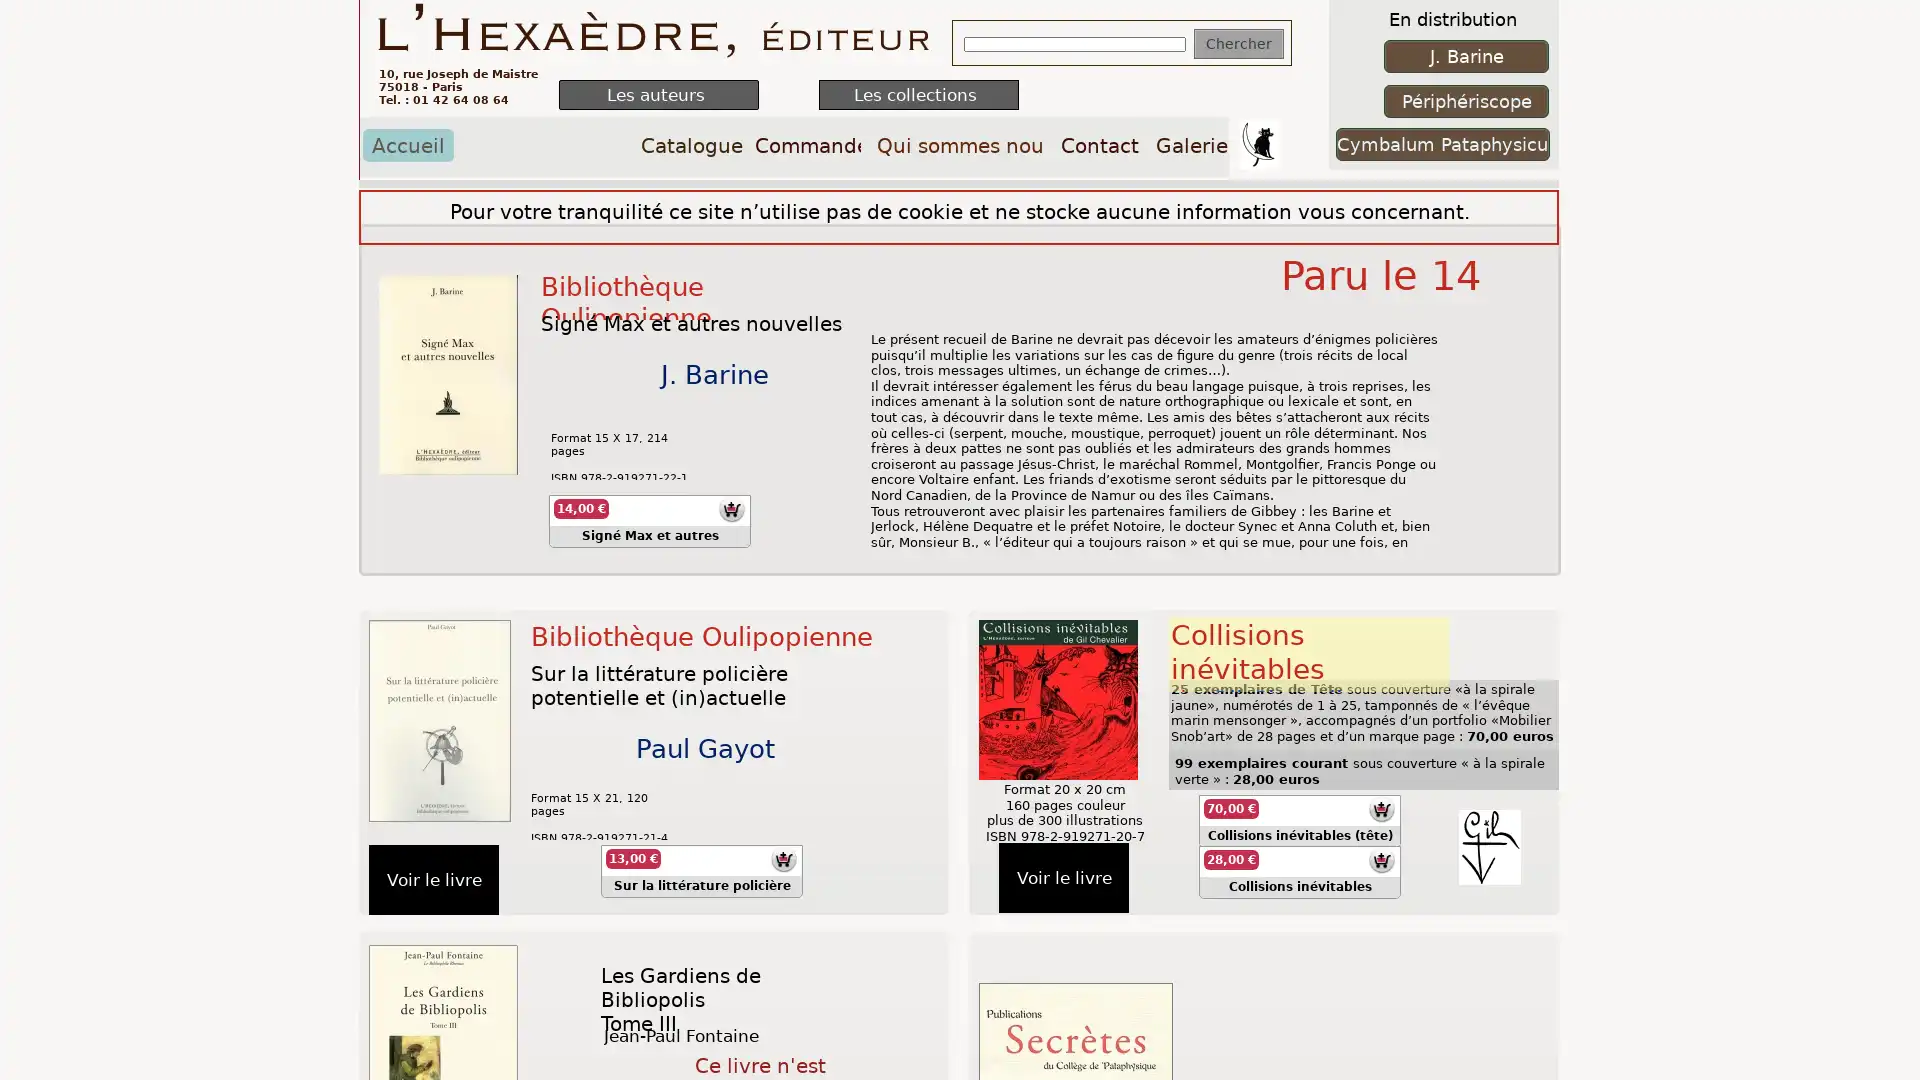 This screenshot has height=1080, width=1920. What do you see at coordinates (1237, 43) in the screenshot?
I see `Chercher` at bounding box center [1237, 43].